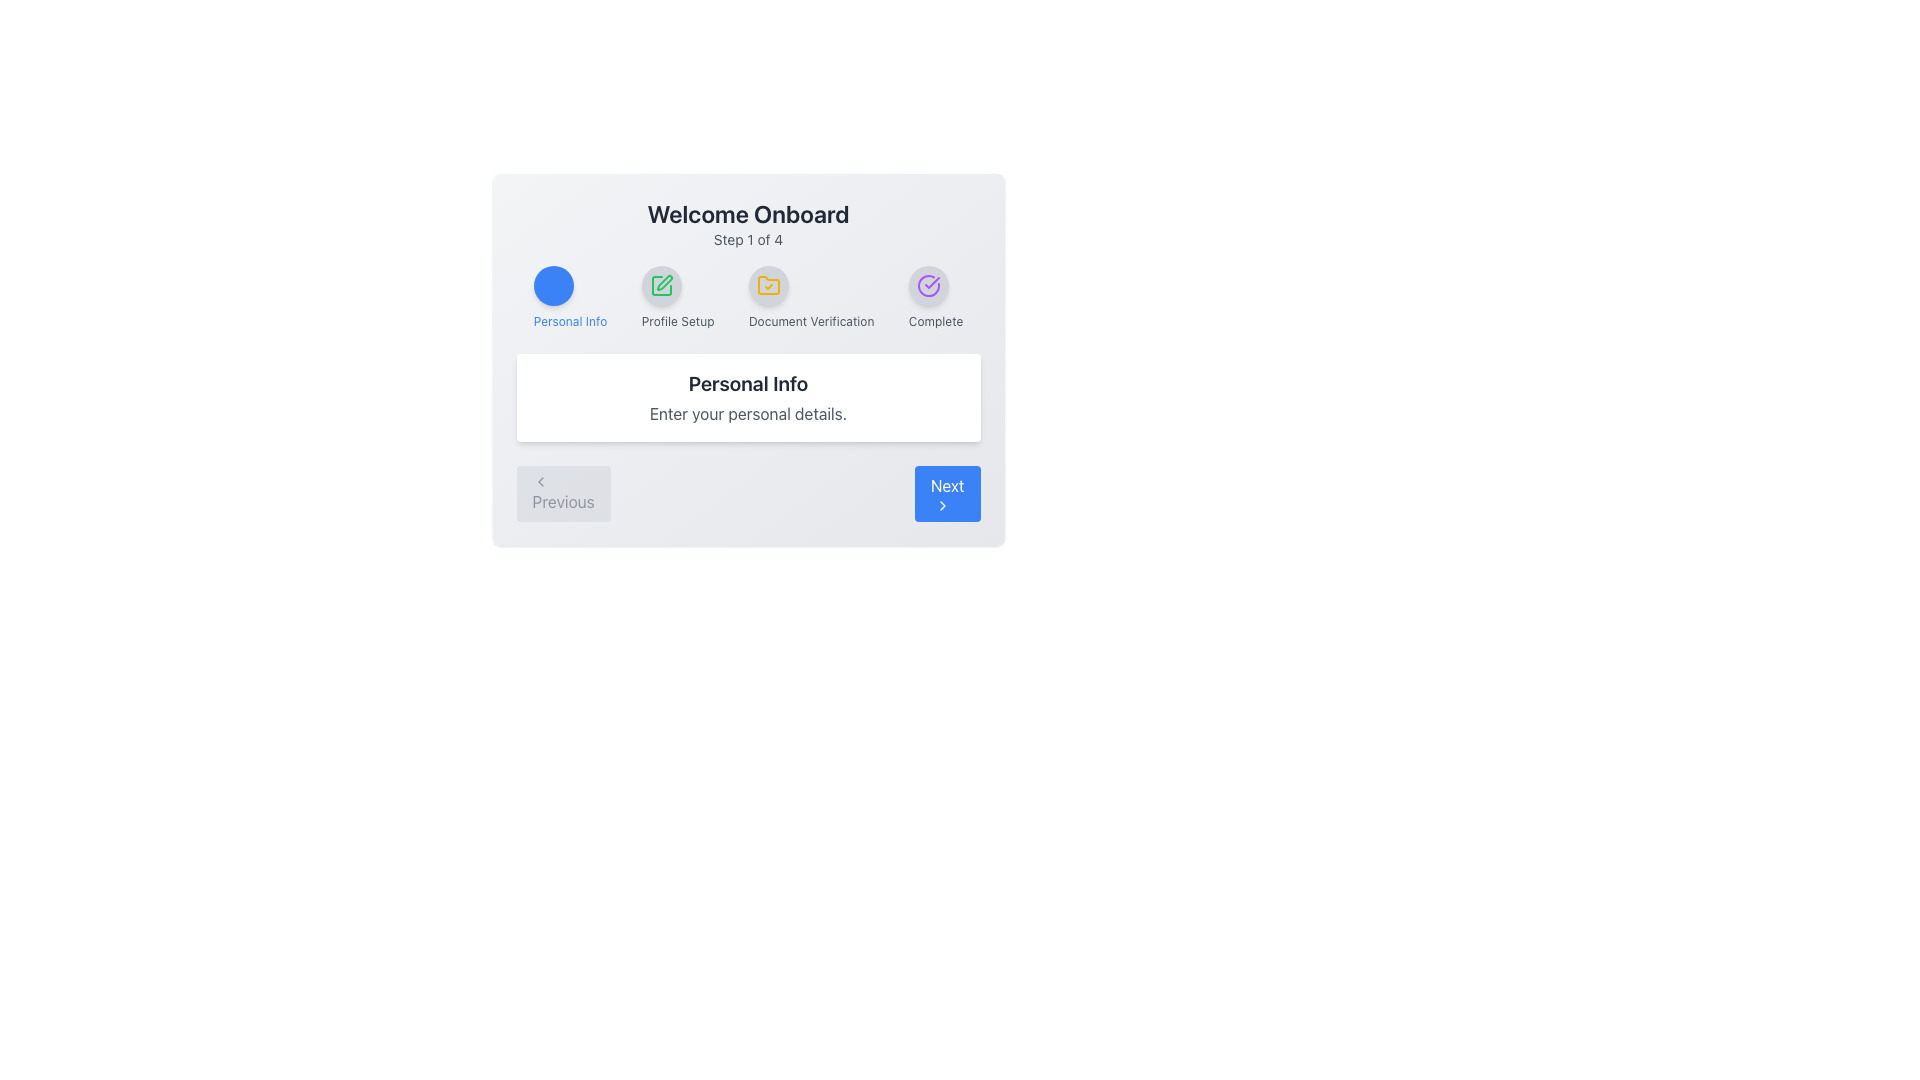  I want to click on the folder icon with a checkmark symbol, which is the third icon in a row of navigation steps at the top of the interface, so click(767, 285).